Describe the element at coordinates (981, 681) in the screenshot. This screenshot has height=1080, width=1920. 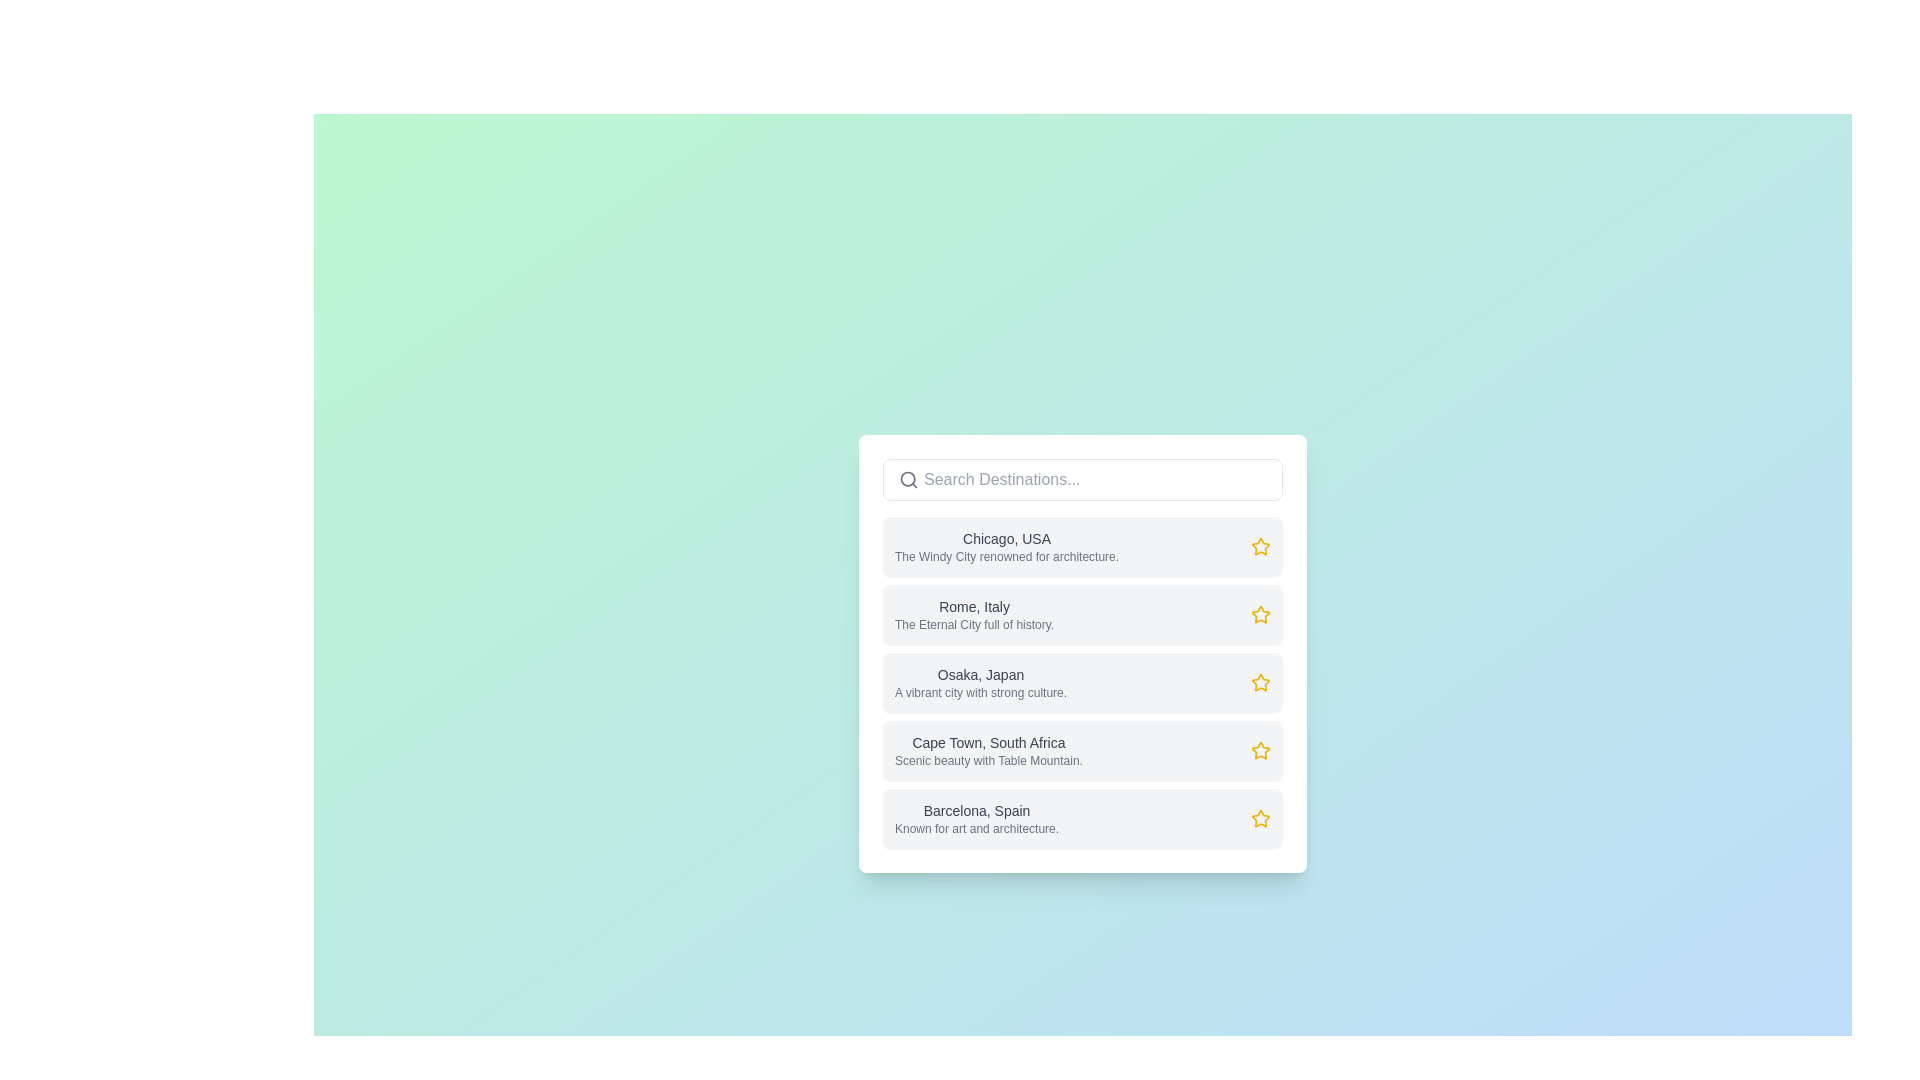
I see `the text block displaying 'Osaka, Japan' and its subtitle 'A vibrant city with strong culture'` at that location.